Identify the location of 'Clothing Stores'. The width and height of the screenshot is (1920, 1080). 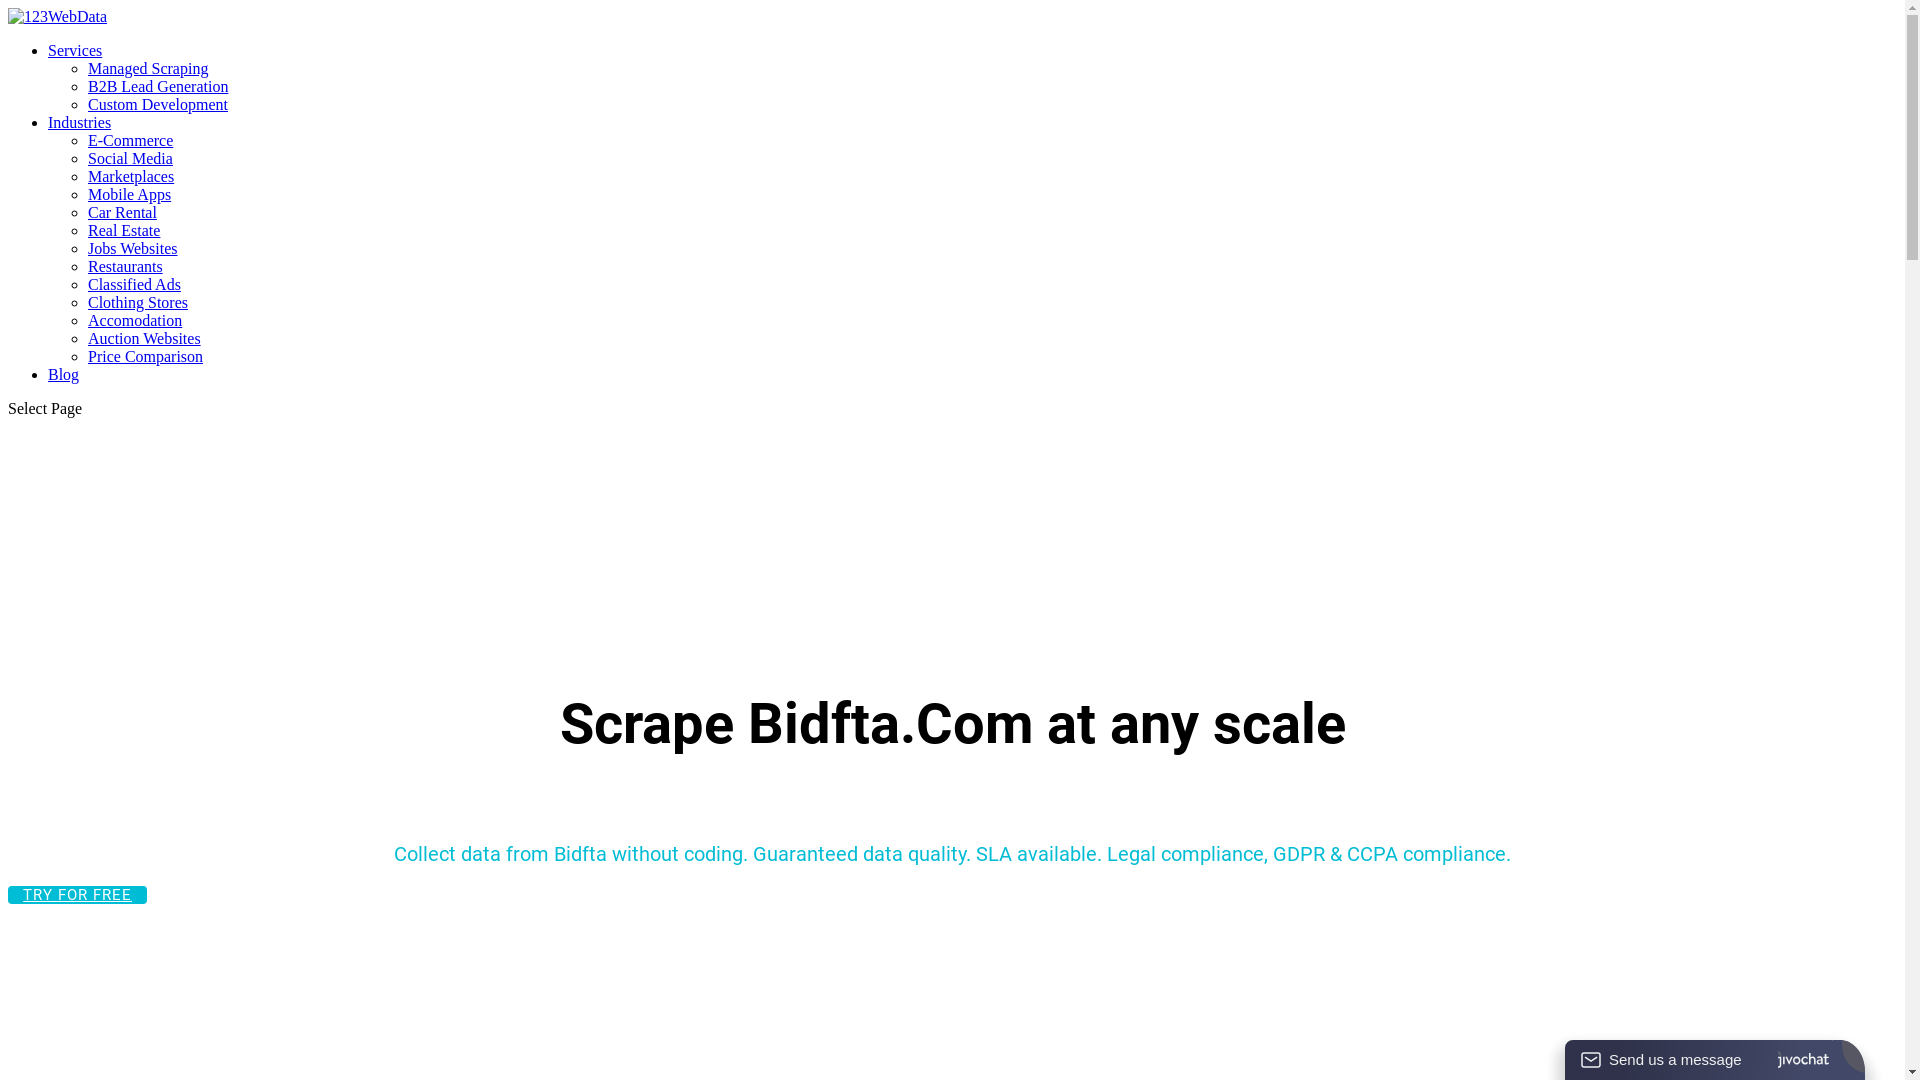
(137, 302).